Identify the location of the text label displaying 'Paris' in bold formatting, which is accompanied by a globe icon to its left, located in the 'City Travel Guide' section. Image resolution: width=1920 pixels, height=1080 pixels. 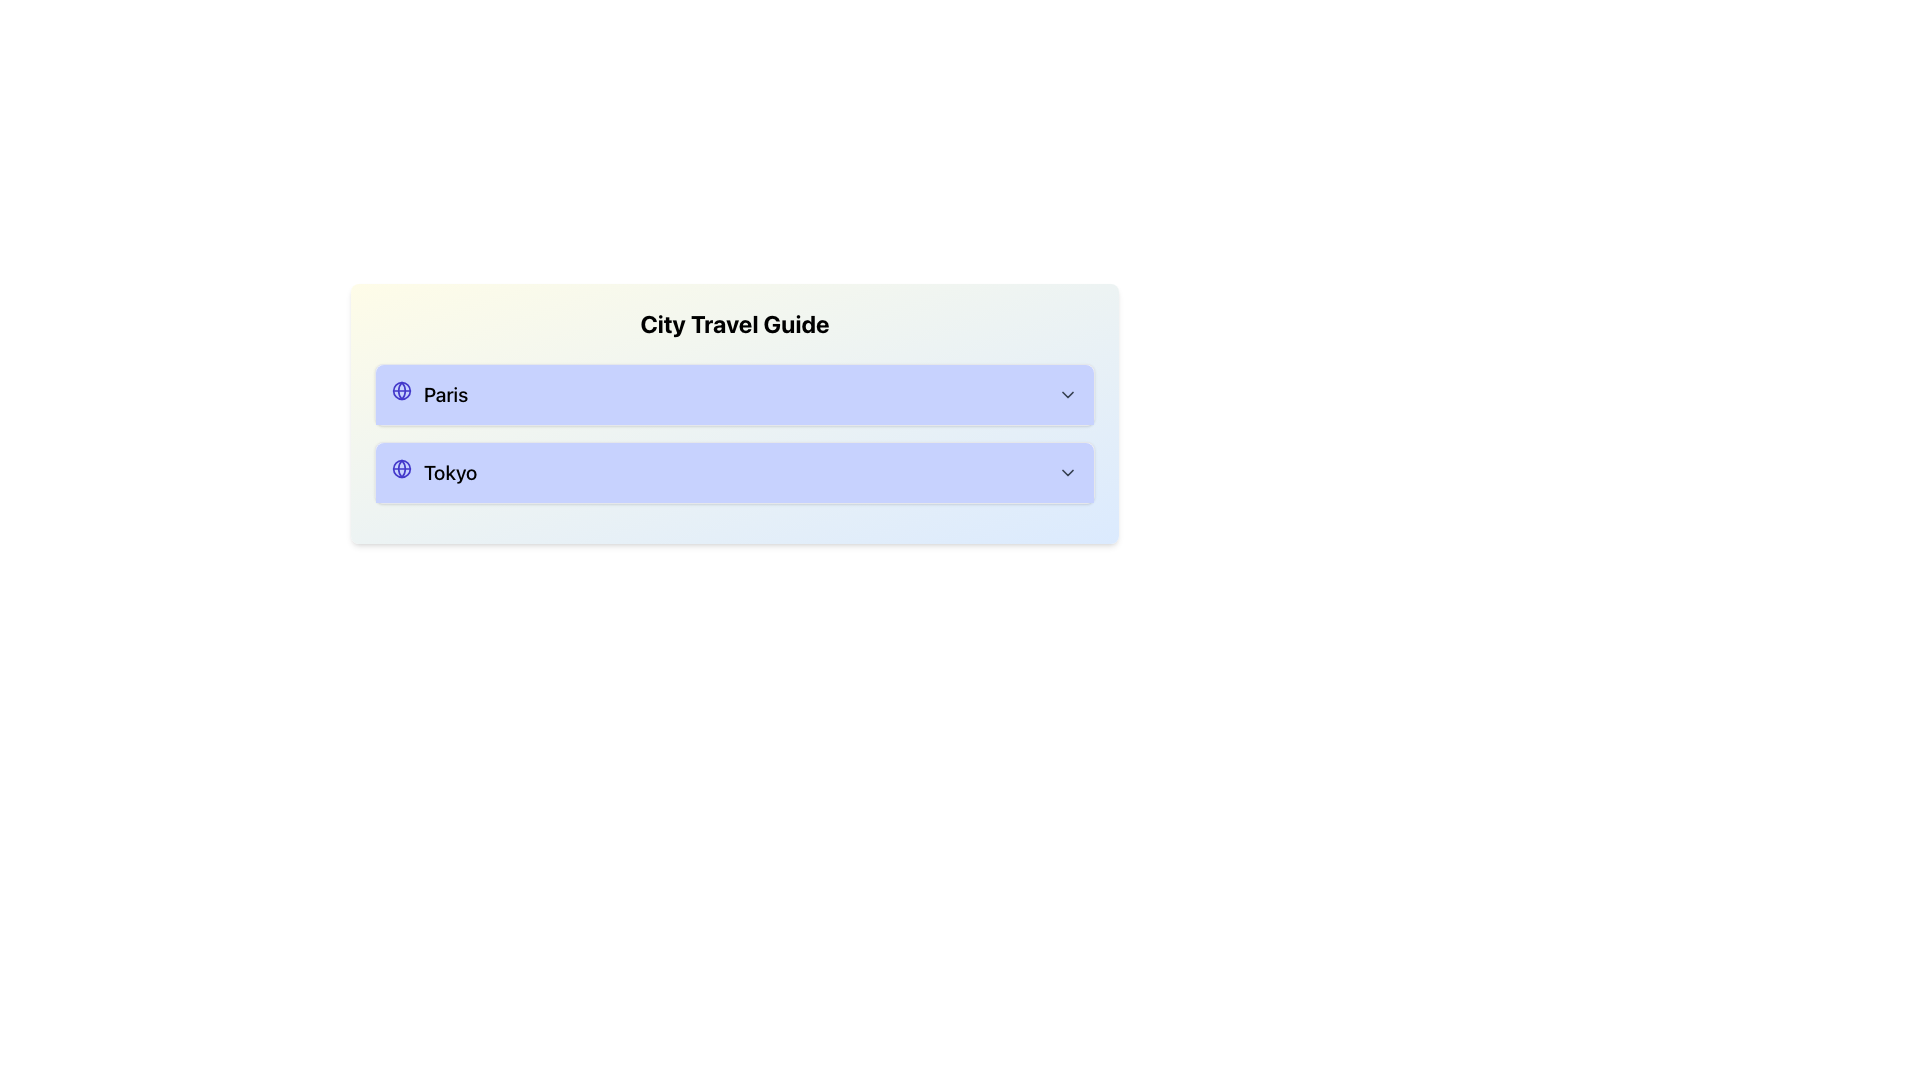
(429, 394).